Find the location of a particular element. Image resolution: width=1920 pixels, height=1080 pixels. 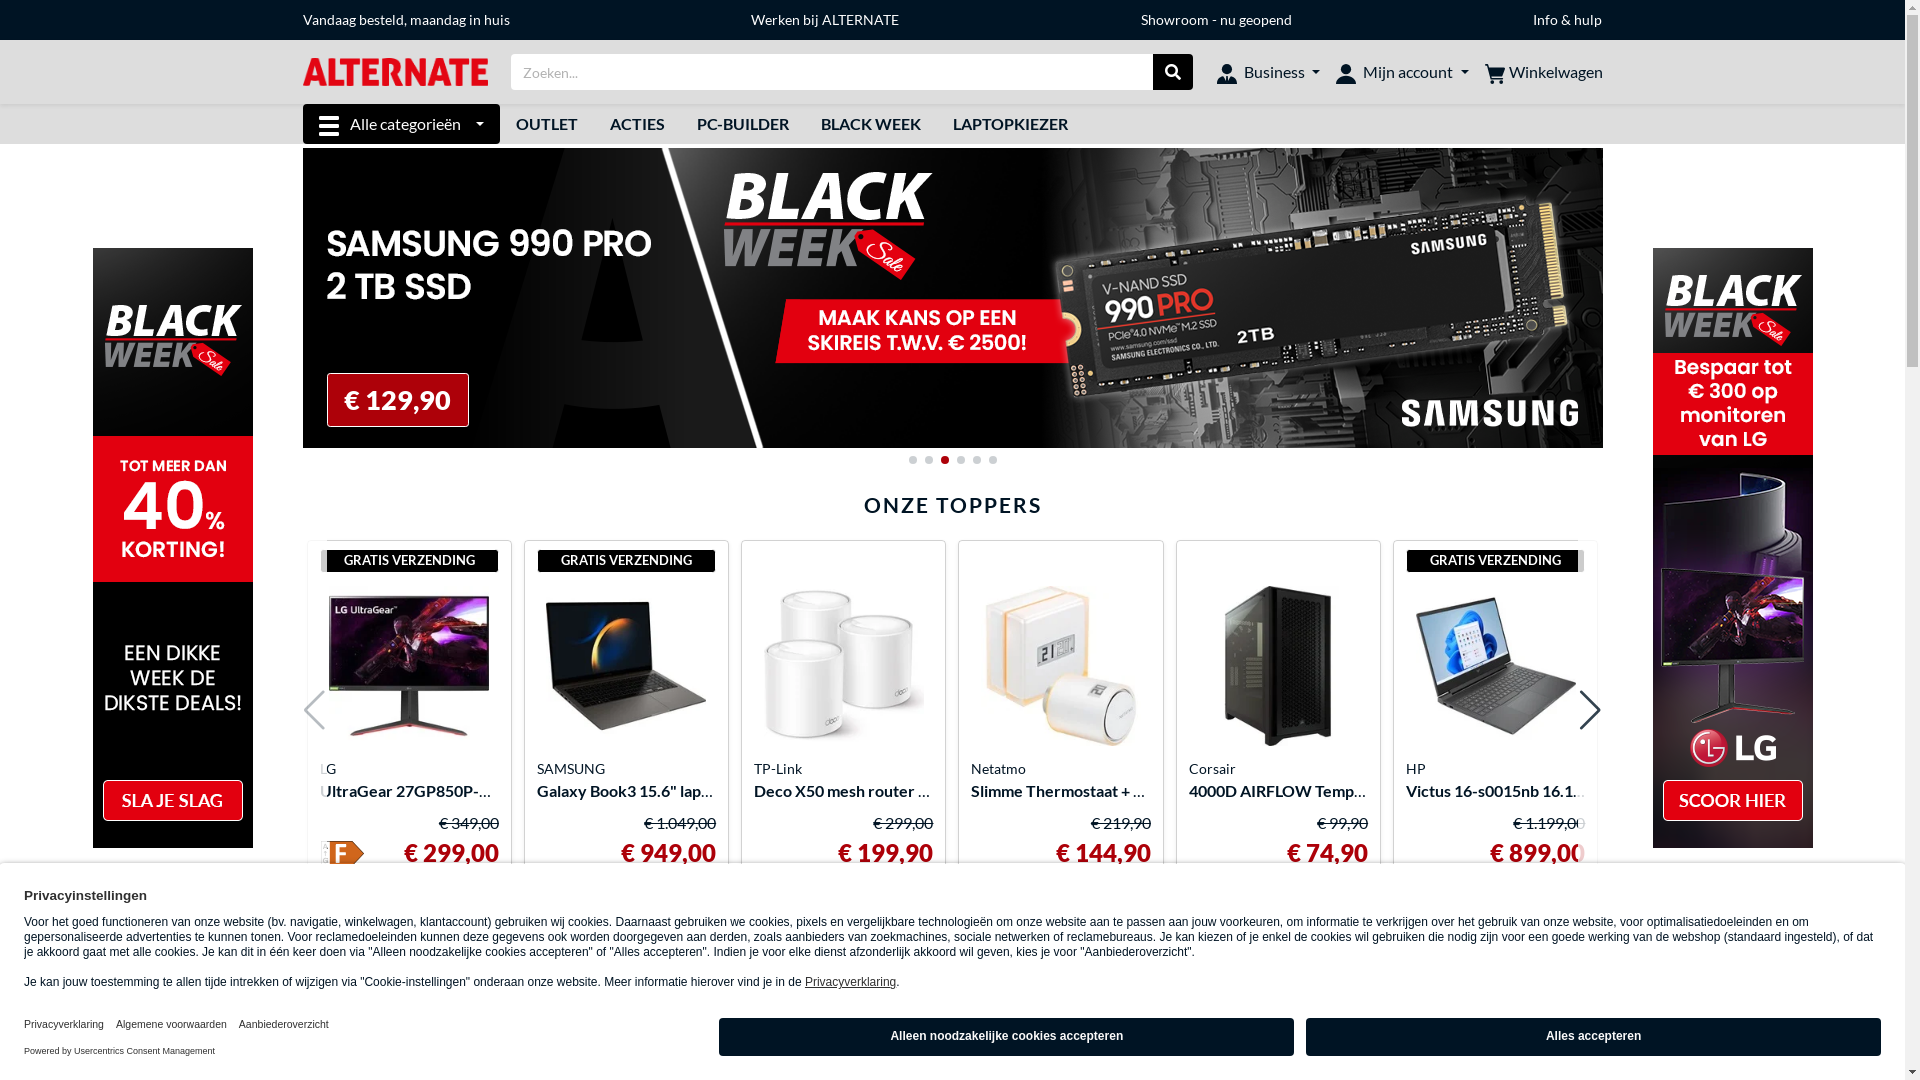

'Winkelwagen' is located at coordinates (1541, 71).